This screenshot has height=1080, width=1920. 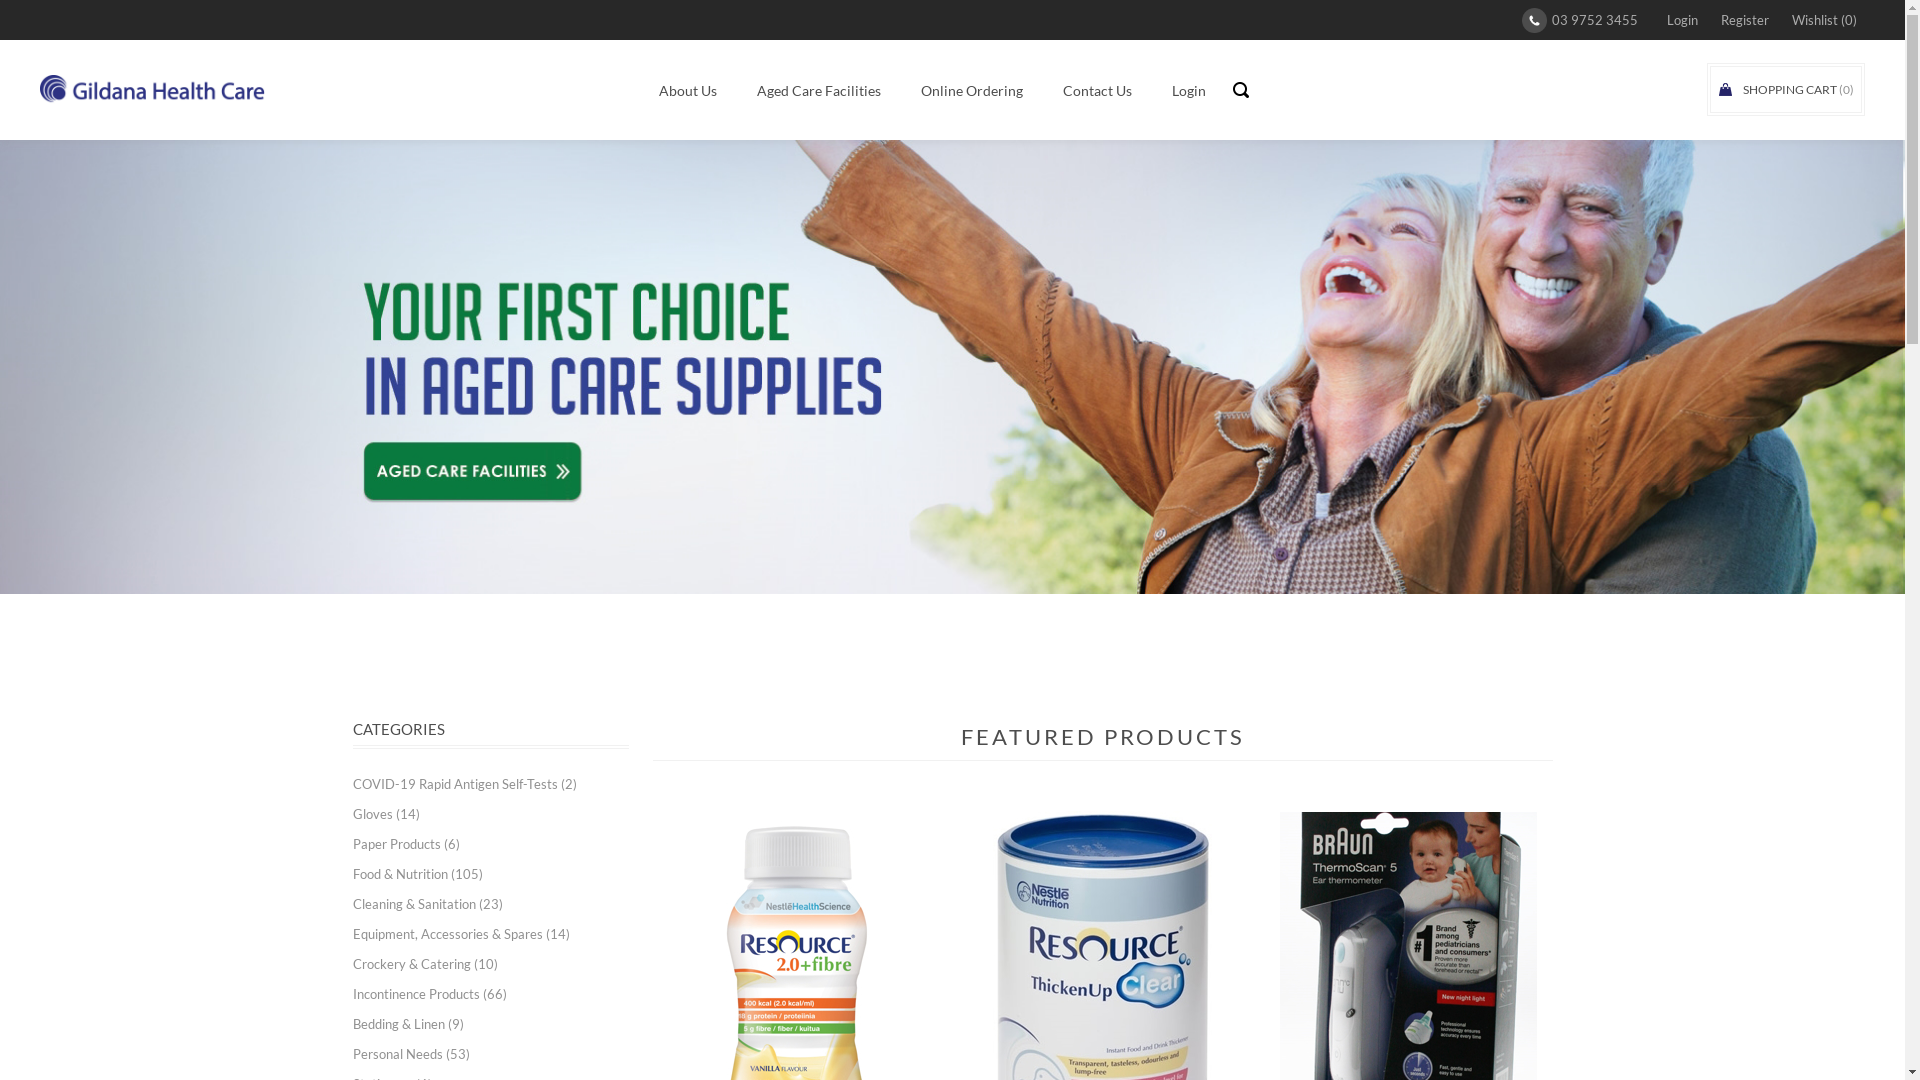 I want to click on 'Aged Care Facilities', so click(x=819, y=90).